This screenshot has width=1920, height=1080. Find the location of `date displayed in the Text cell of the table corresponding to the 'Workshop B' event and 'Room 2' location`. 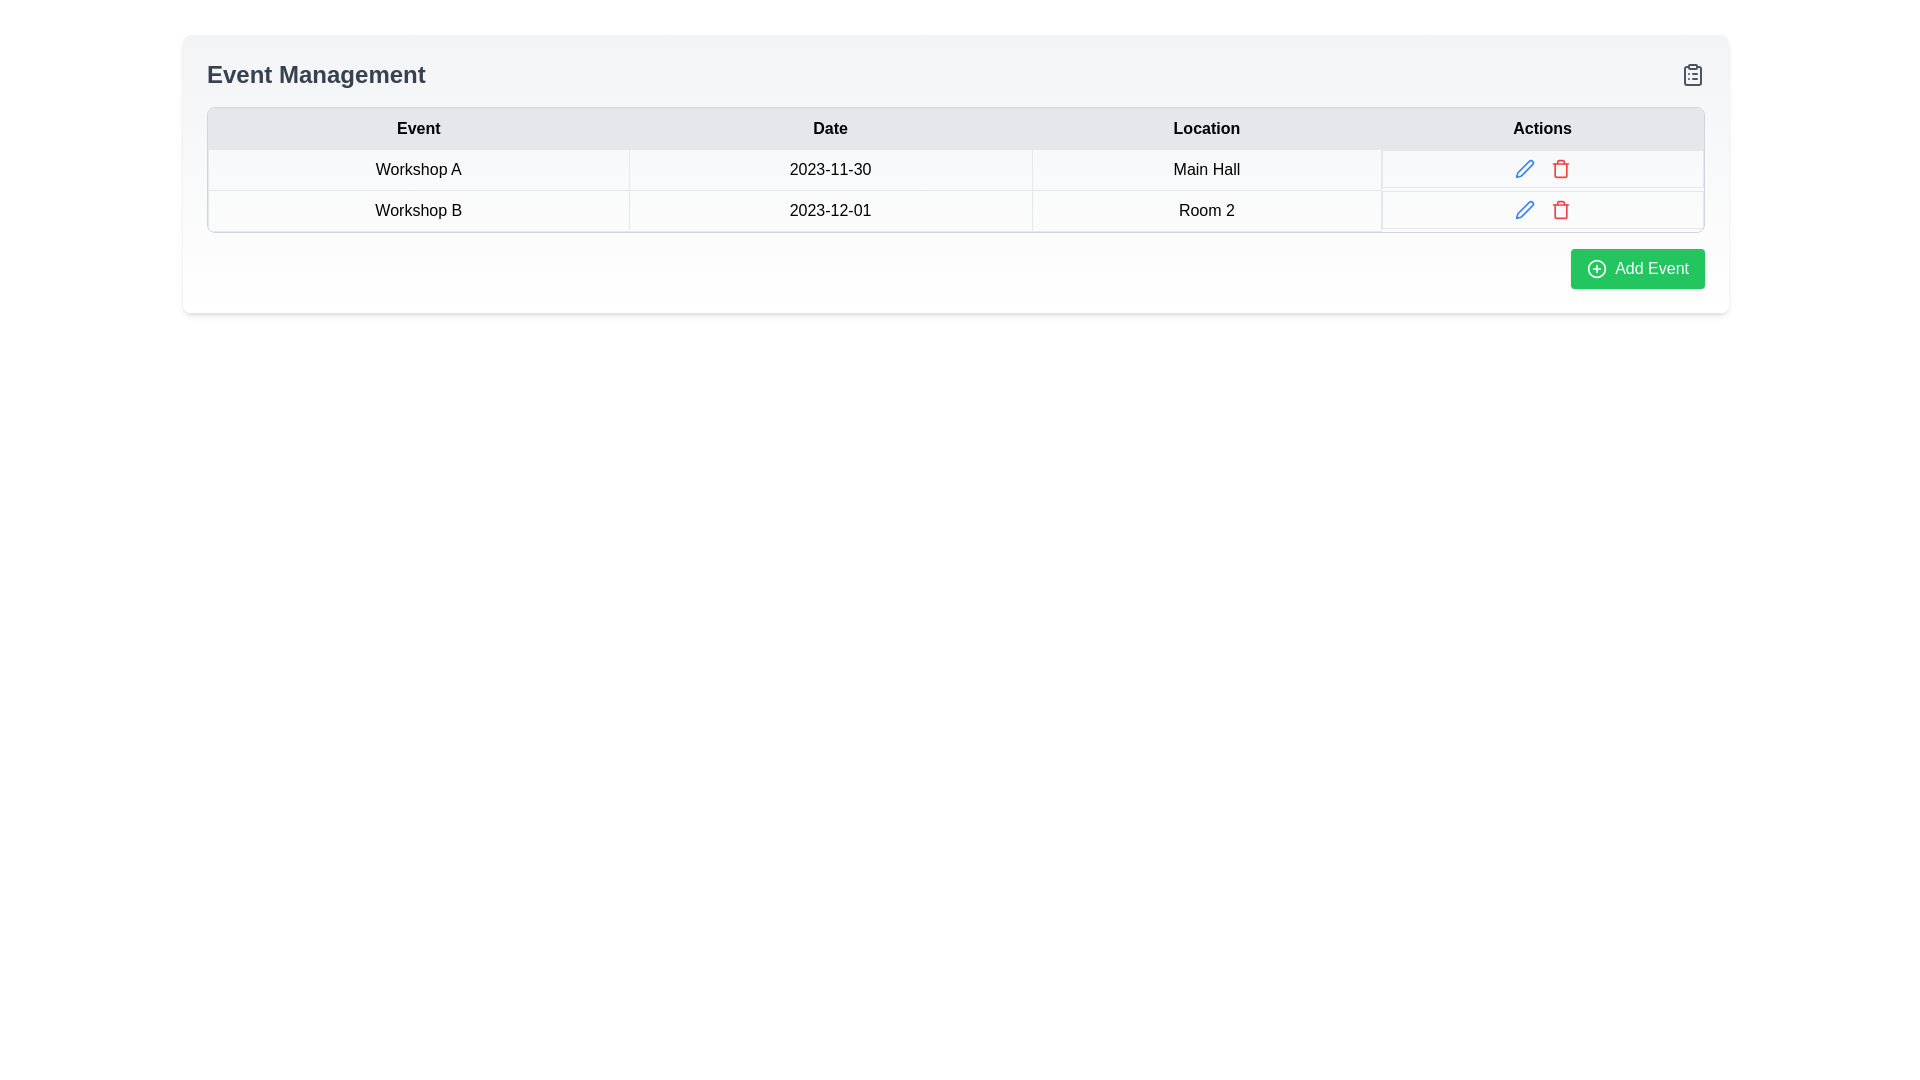

date displayed in the Text cell of the table corresponding to the 'Workshop B' event and 'Room 2' location is located at coordinates (830, 211).